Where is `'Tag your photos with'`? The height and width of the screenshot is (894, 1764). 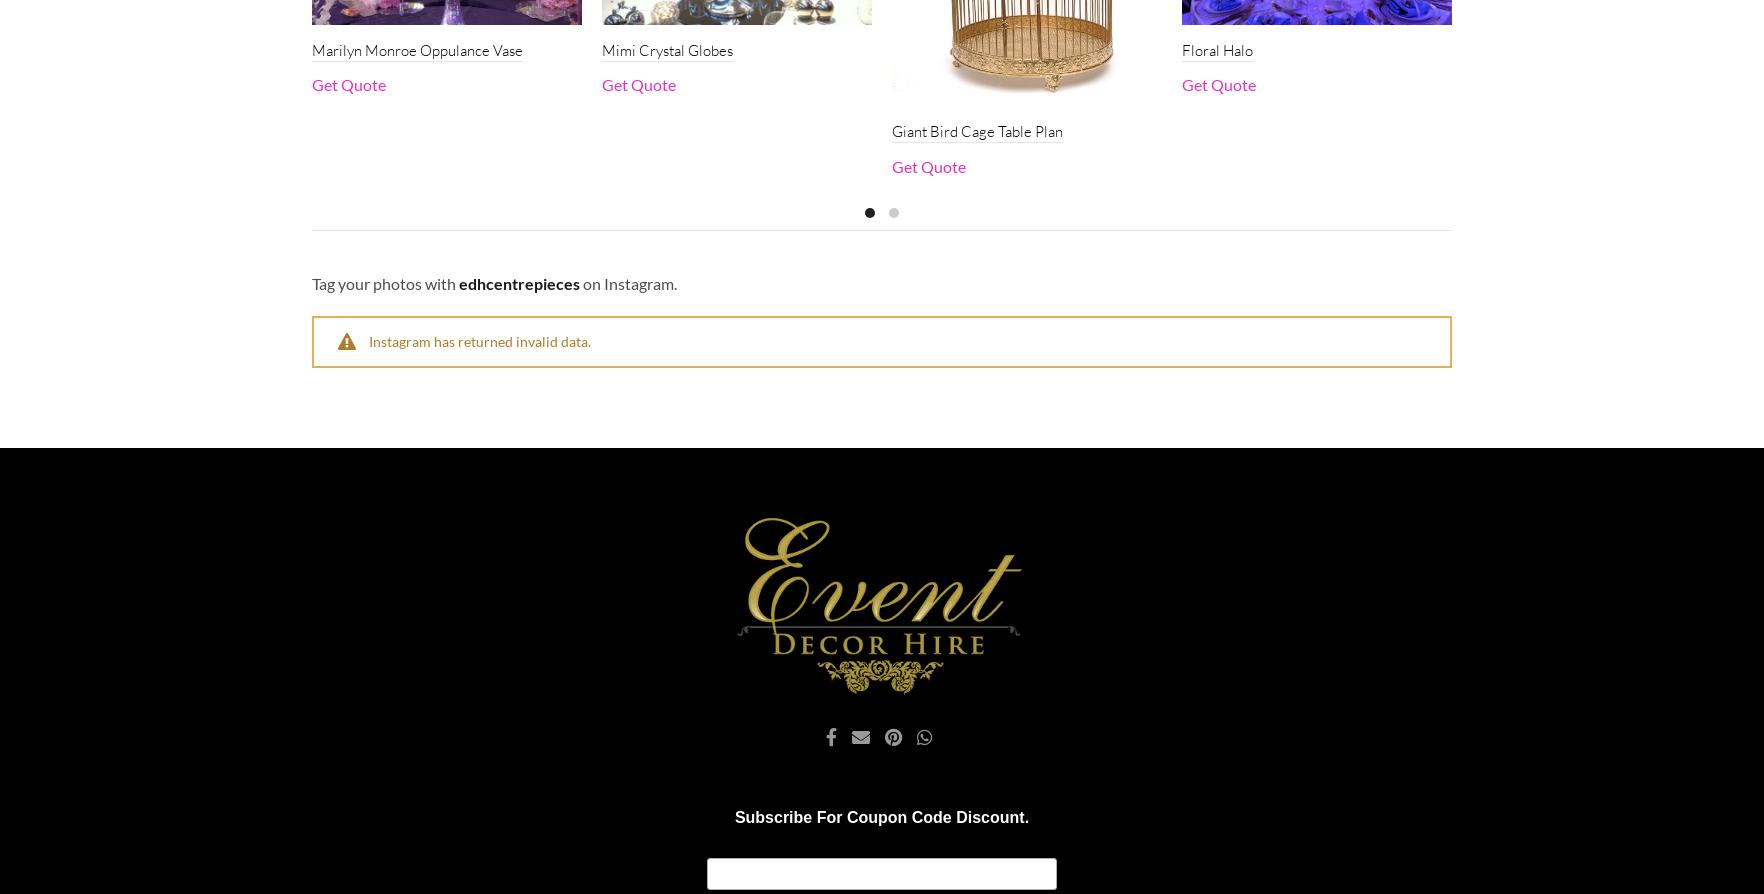 'Tag your photos with' is located at coordinates (385, 281).